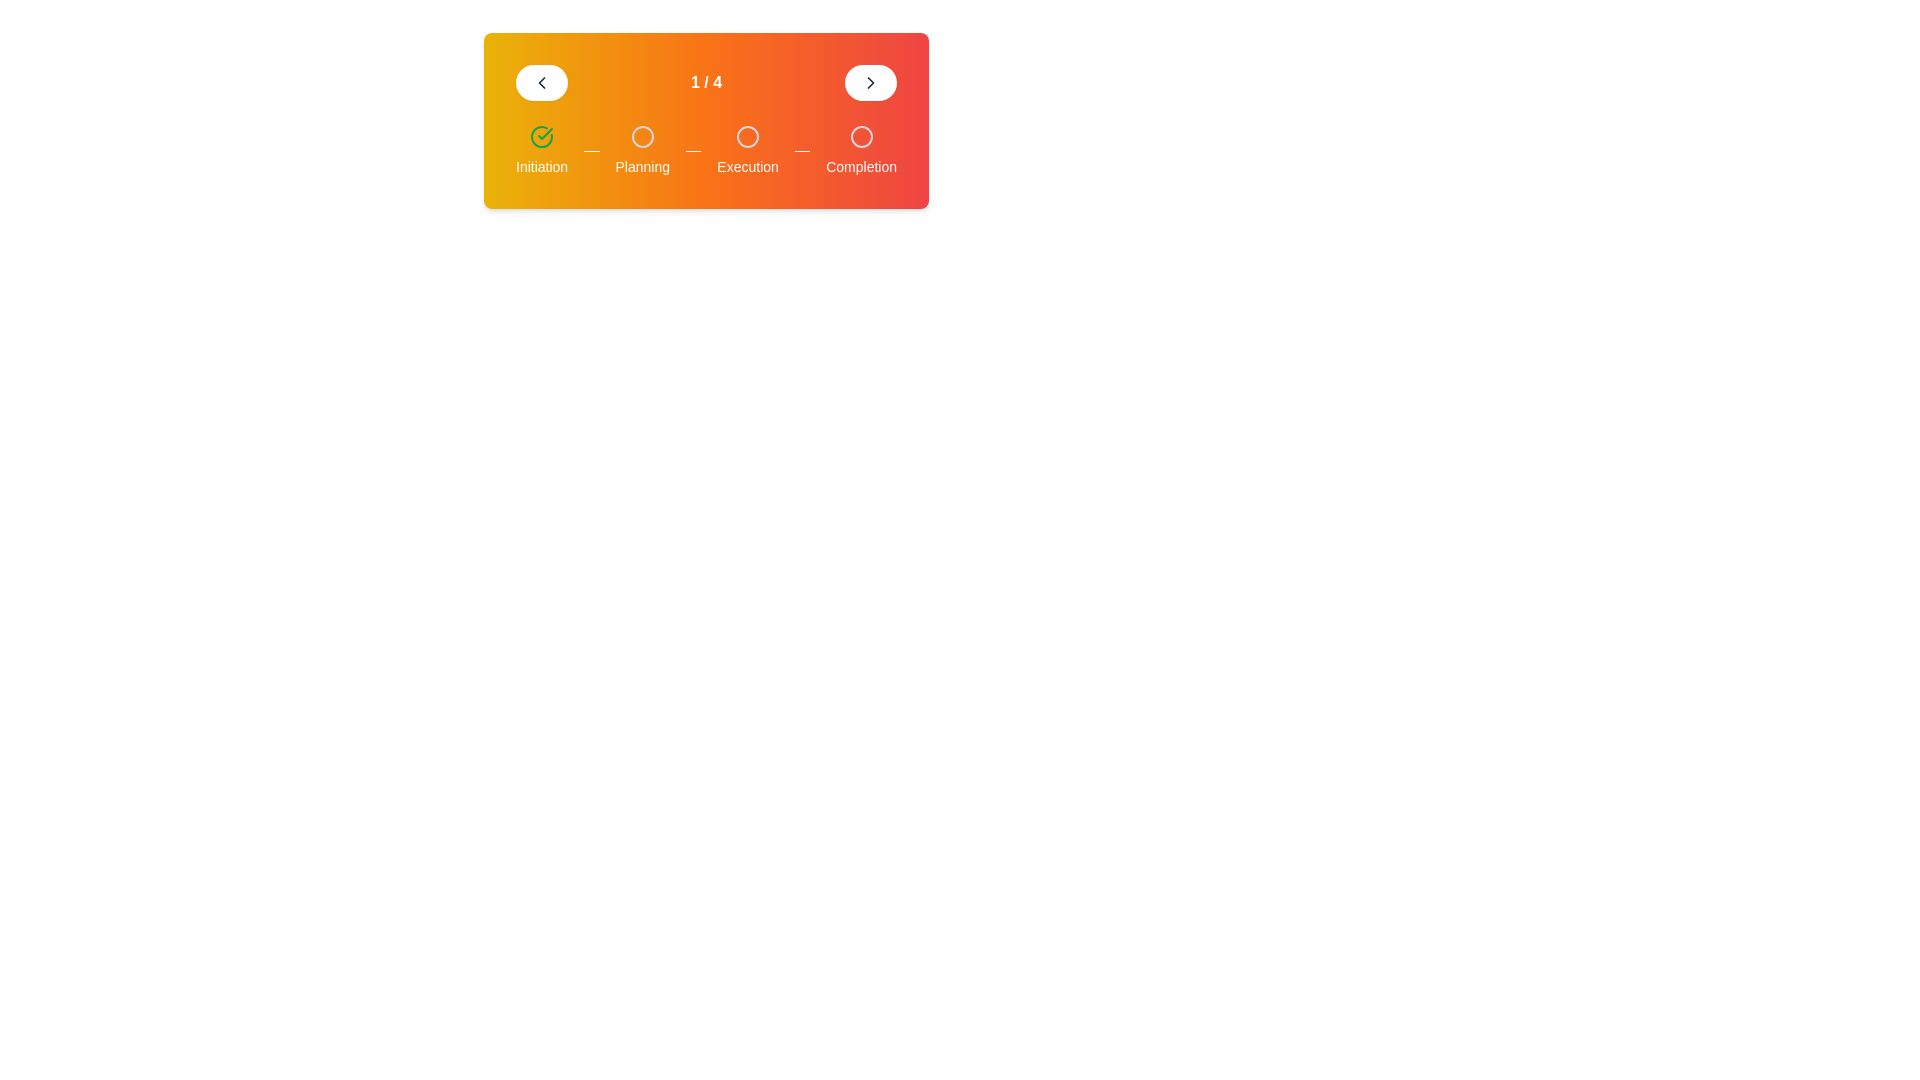 This screenshot has width=1920, height=1080. Describe the element at coordinates (870, 82) in the screenshot. I see `the chevron icon pointing to the right, which is styled with SVG graphics and is likely used for navigation or progression` at that location.